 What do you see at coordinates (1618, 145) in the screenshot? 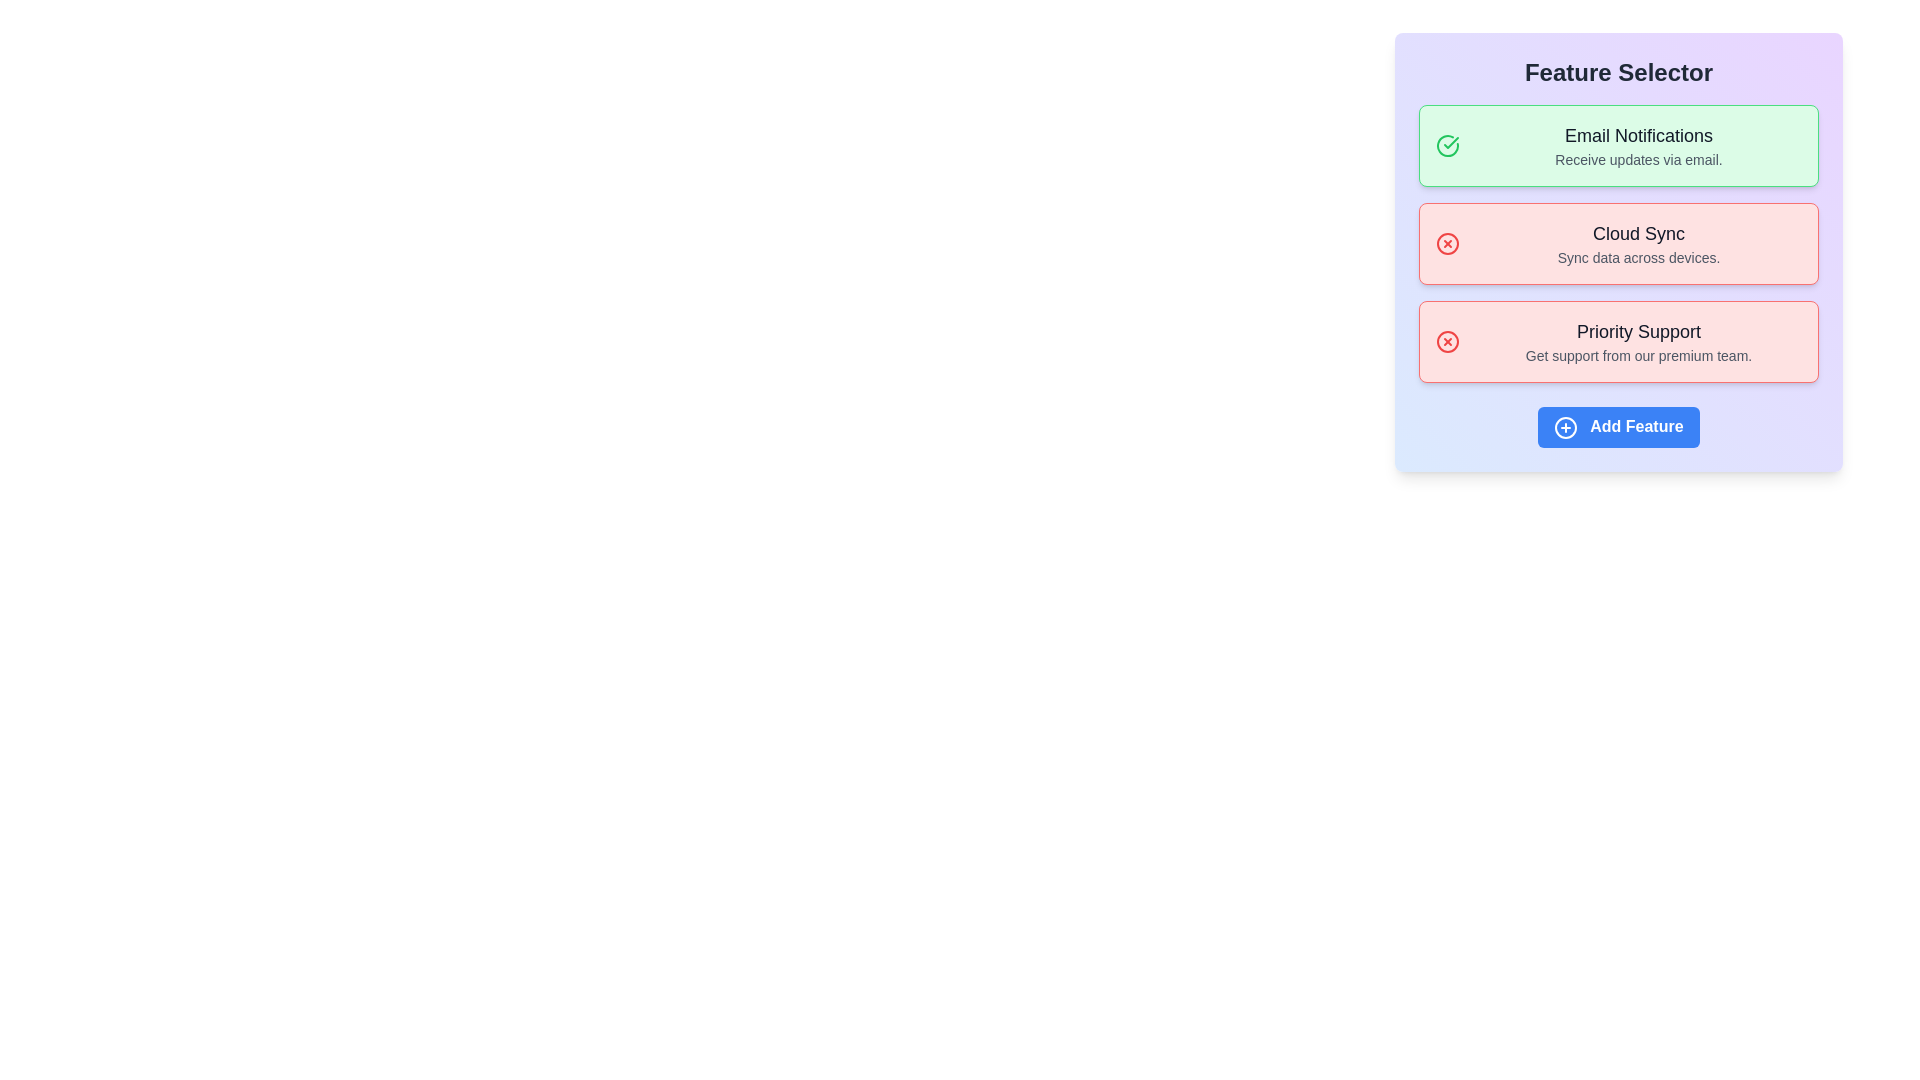
I see `the selectable option item titled 'Email Notifications' with a green border and light green background, which includes a checkmark icon and a description below it` at bounding box center [1618, 145].